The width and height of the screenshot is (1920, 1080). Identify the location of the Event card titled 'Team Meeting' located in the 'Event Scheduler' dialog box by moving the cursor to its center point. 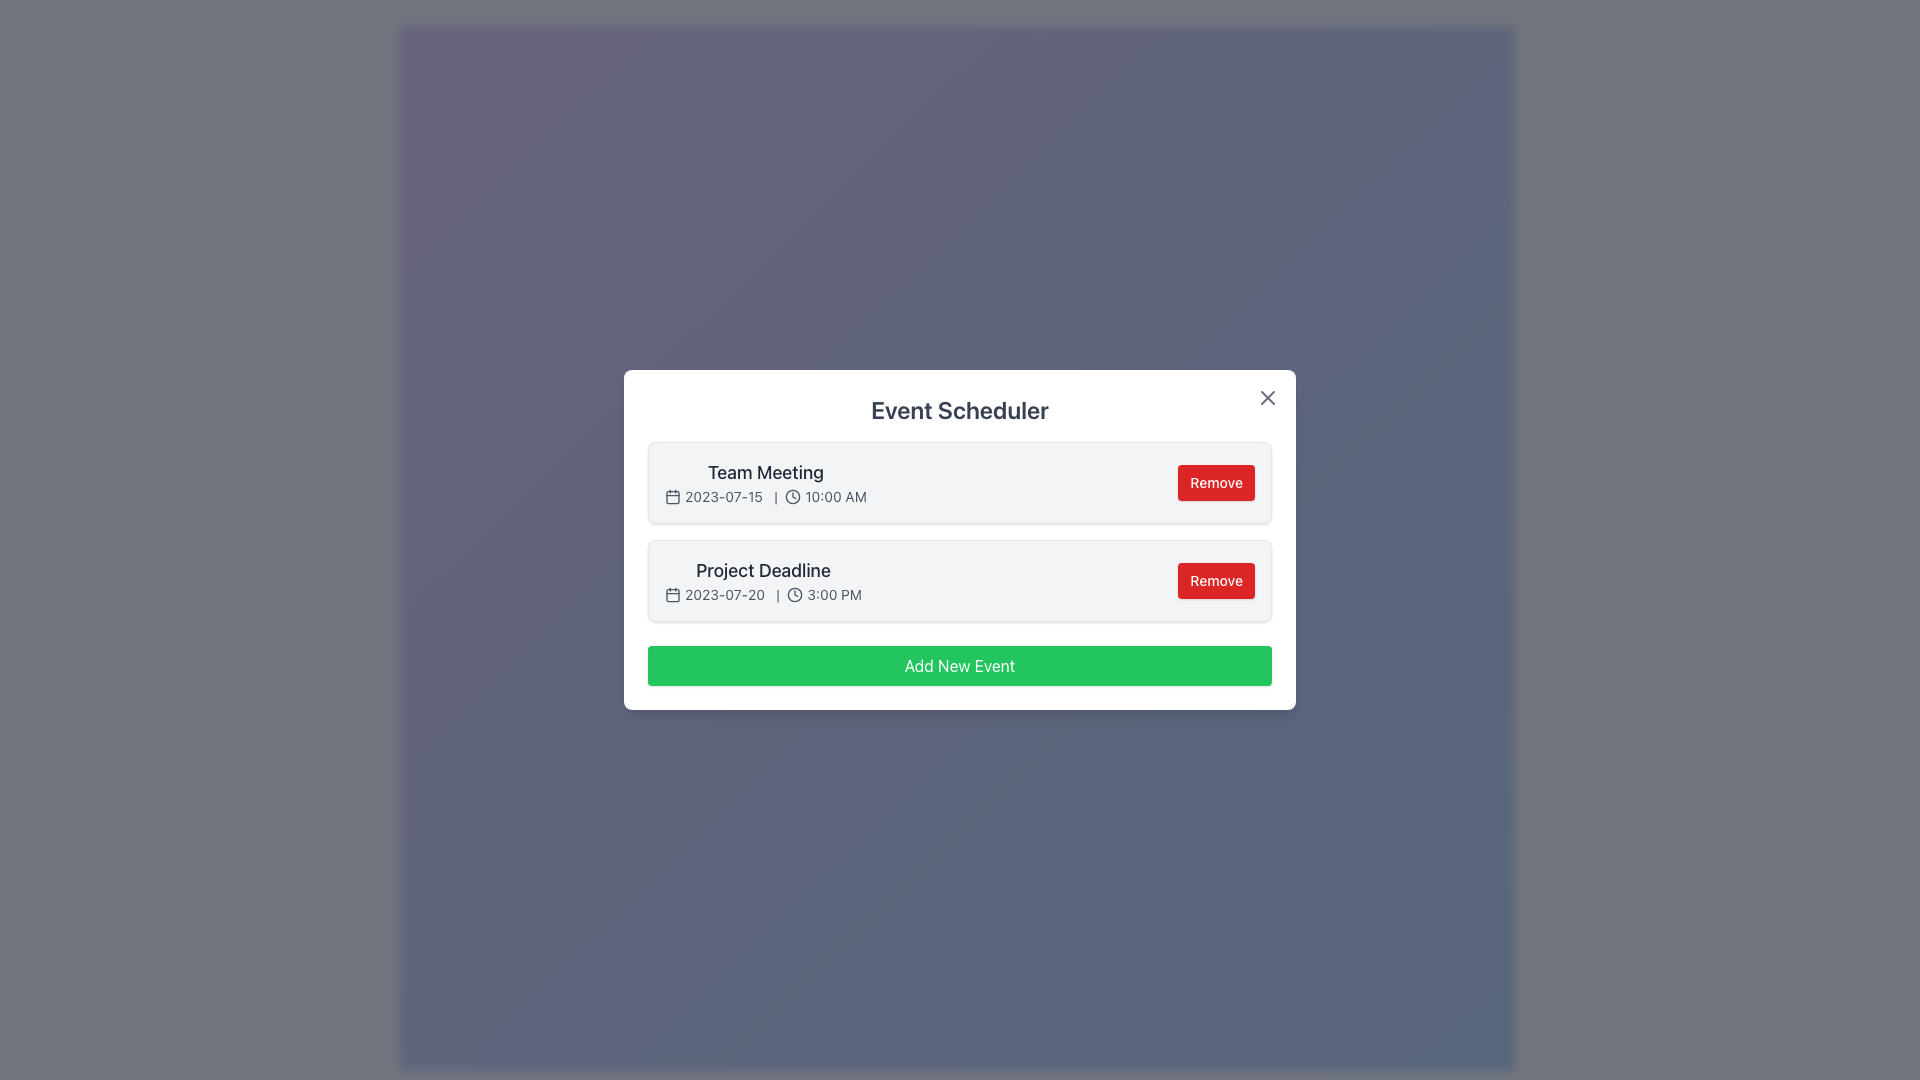
(960, 482).